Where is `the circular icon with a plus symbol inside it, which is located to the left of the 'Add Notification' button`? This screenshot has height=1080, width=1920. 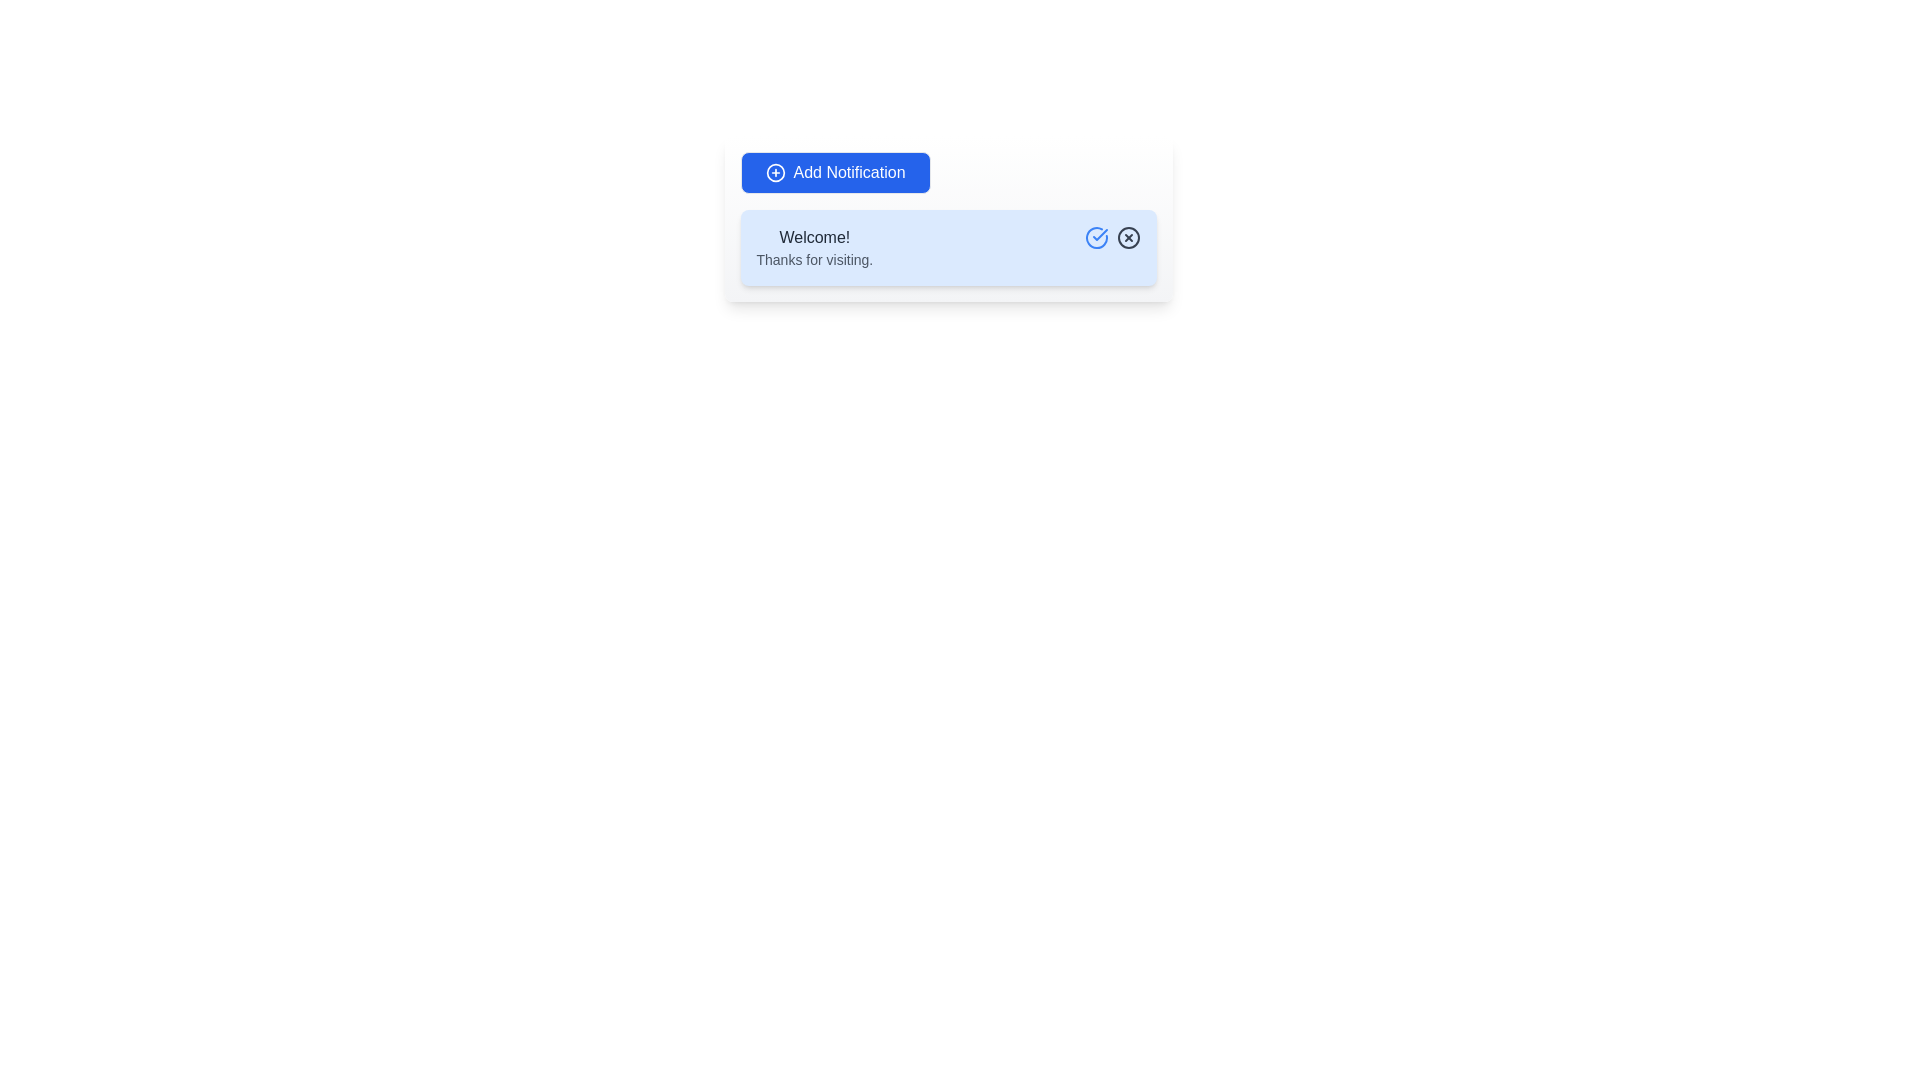
the circular icon with a plus symbol inside it, which is located to the left of the 'Add Notification' button is located at coordinates (774, 172).